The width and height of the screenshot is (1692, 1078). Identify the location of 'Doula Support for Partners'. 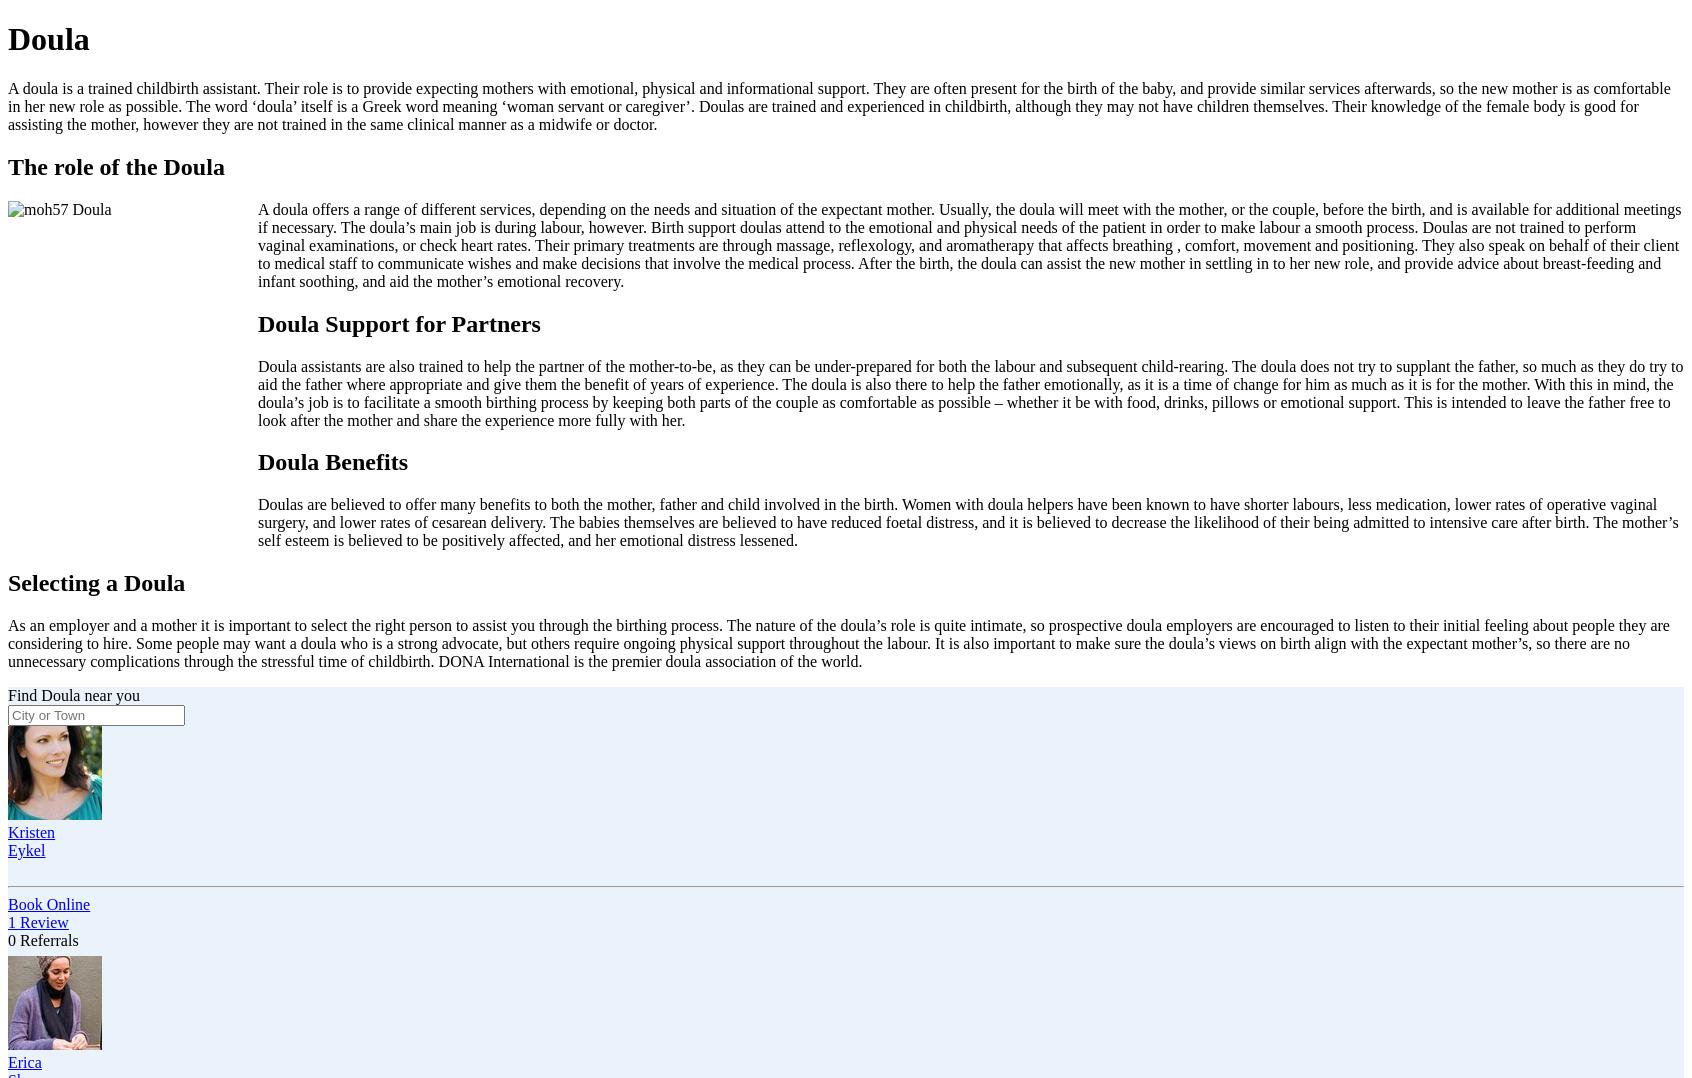
(398, 321).